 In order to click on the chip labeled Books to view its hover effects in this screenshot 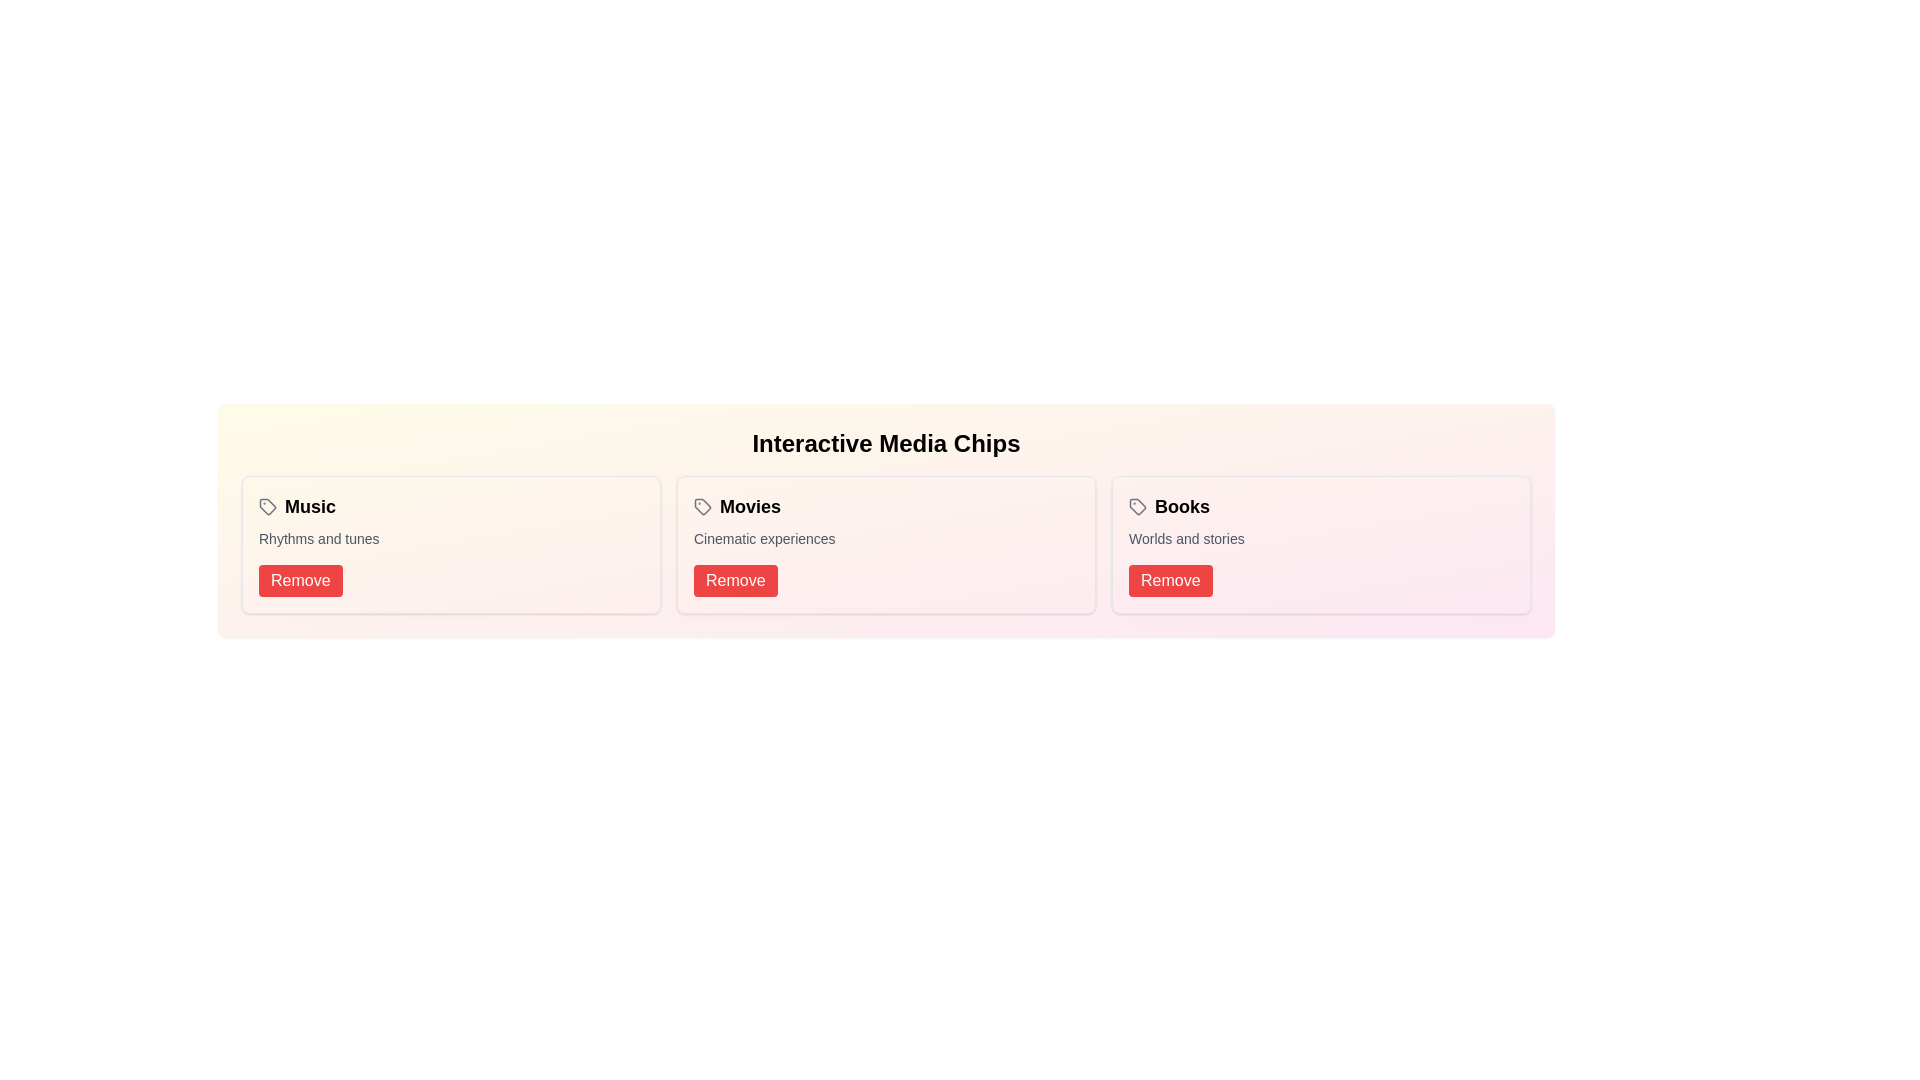, I will do `click(1169, 505)`.